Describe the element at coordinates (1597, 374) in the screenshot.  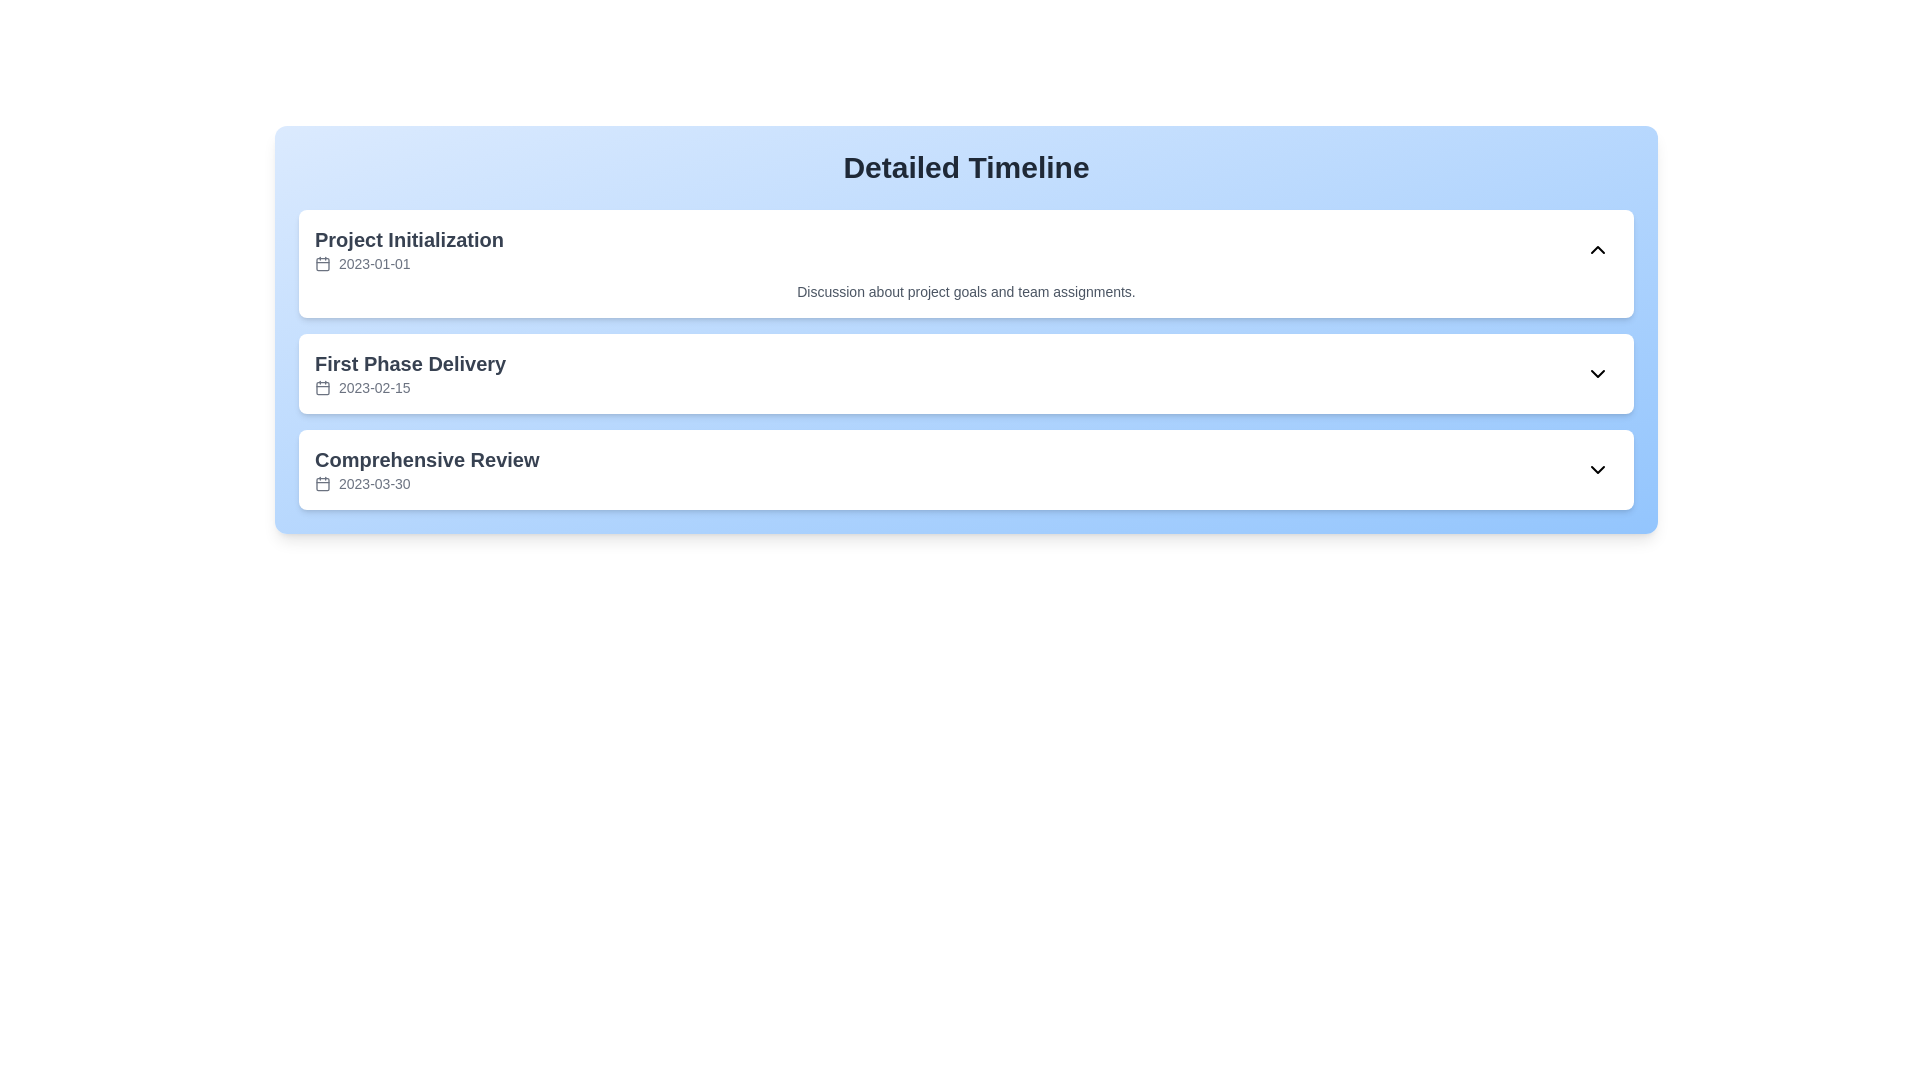
I see `the downward-pointing chevron icon button located near the 'First Phase Delivery' text` at that location.